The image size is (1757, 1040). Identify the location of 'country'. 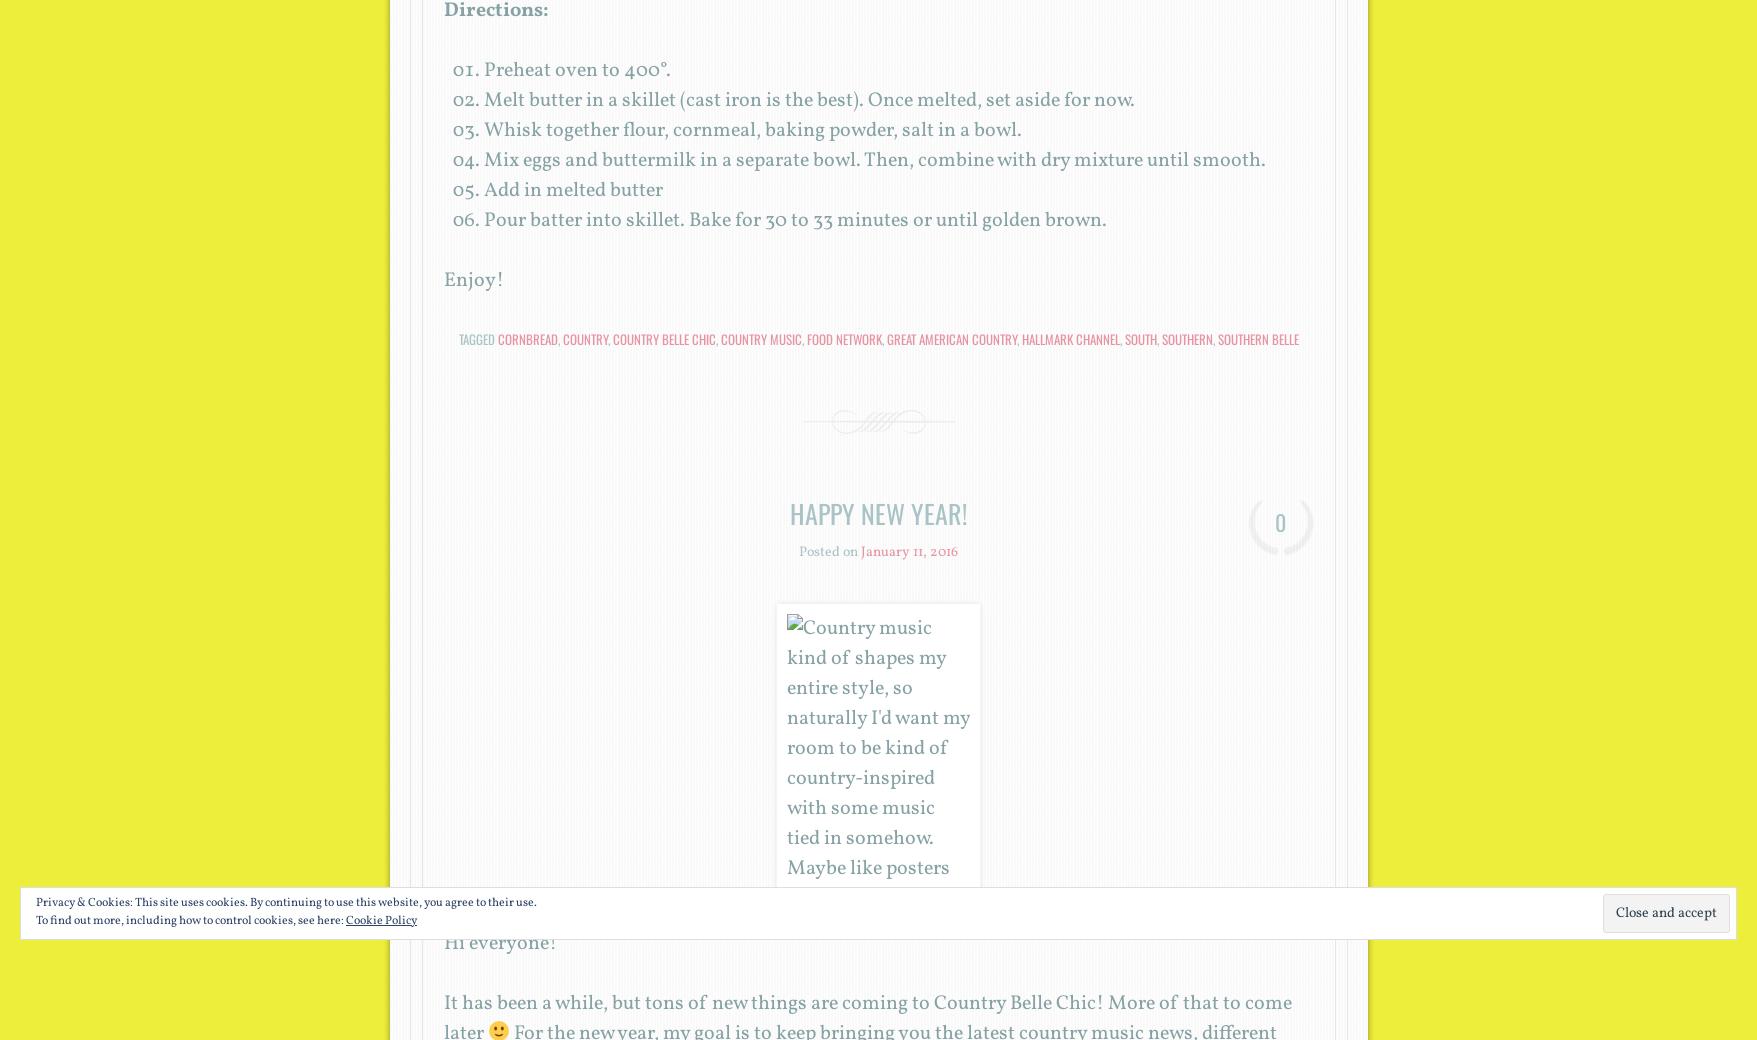
(562, 338).